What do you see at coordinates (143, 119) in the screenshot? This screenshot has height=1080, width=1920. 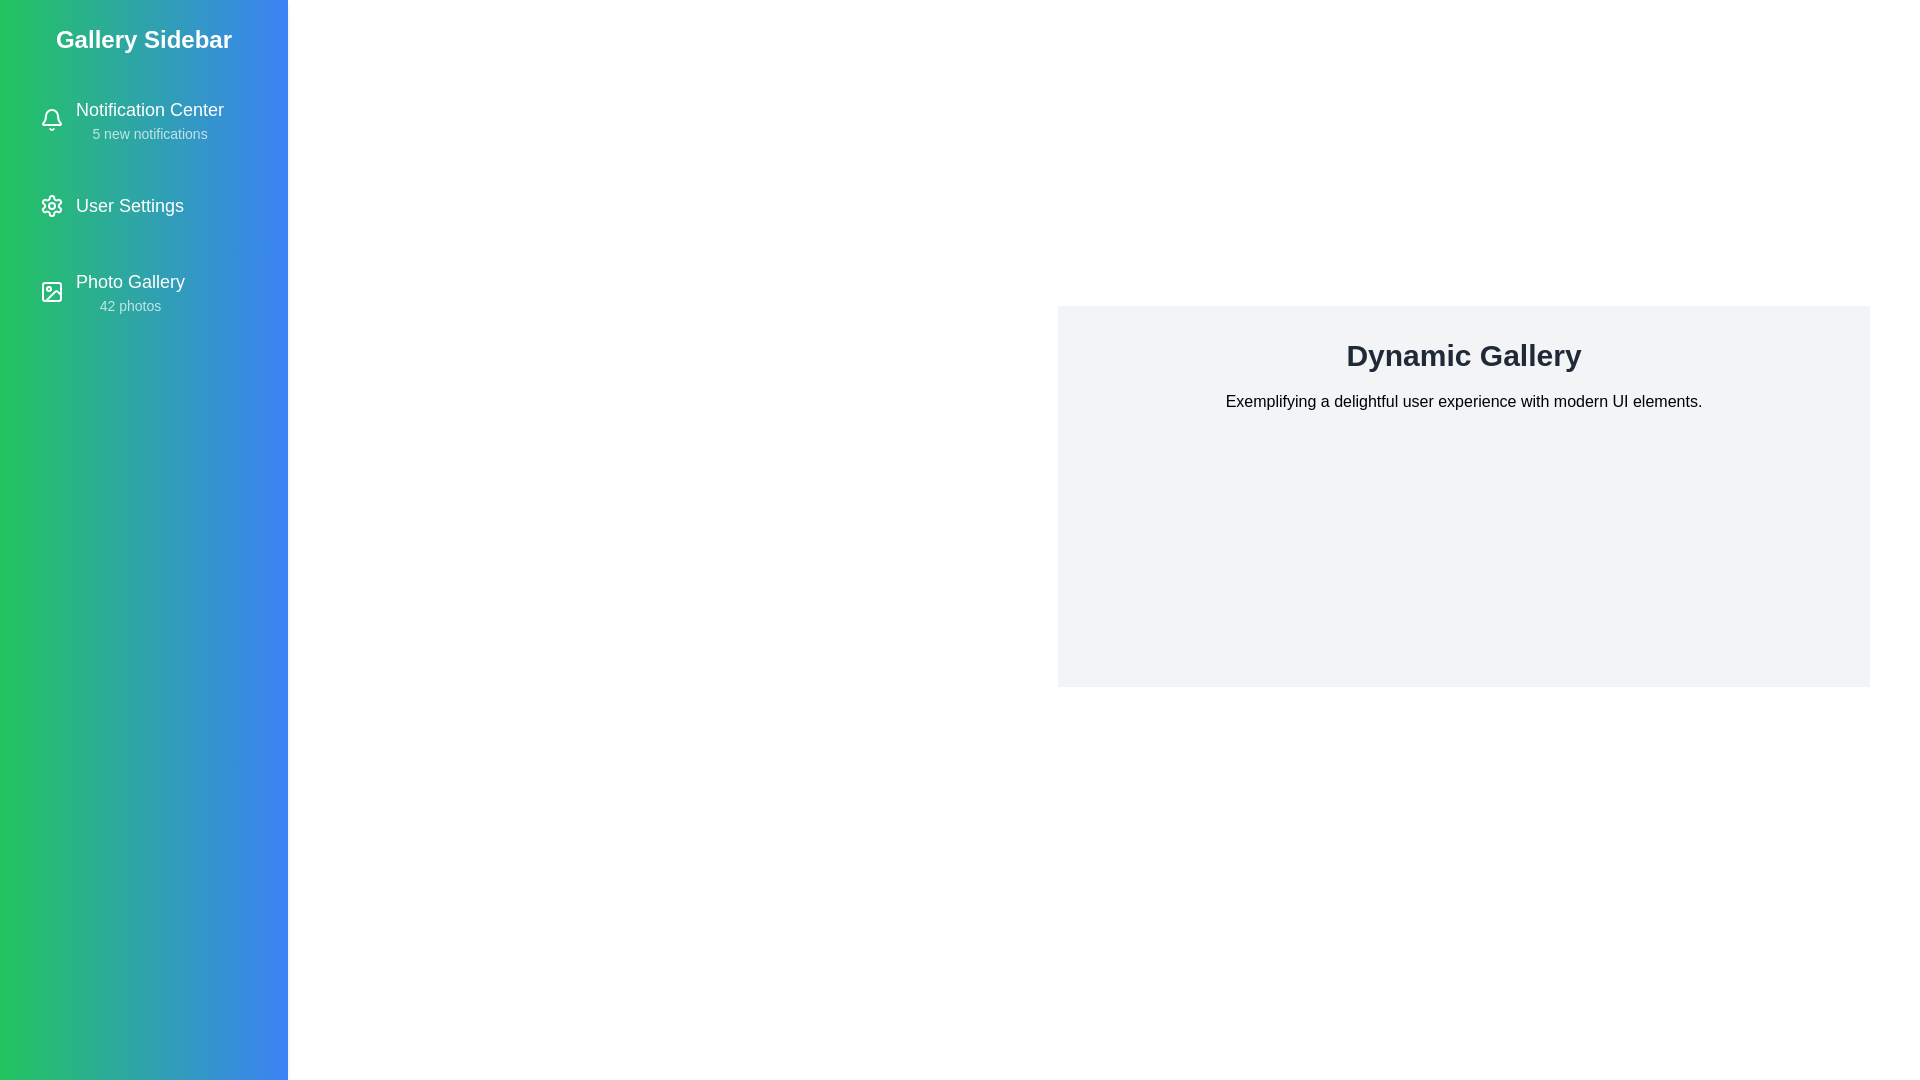 I see `the 'Notification Center' item in the sidebar` at bounding box center [143, 119].